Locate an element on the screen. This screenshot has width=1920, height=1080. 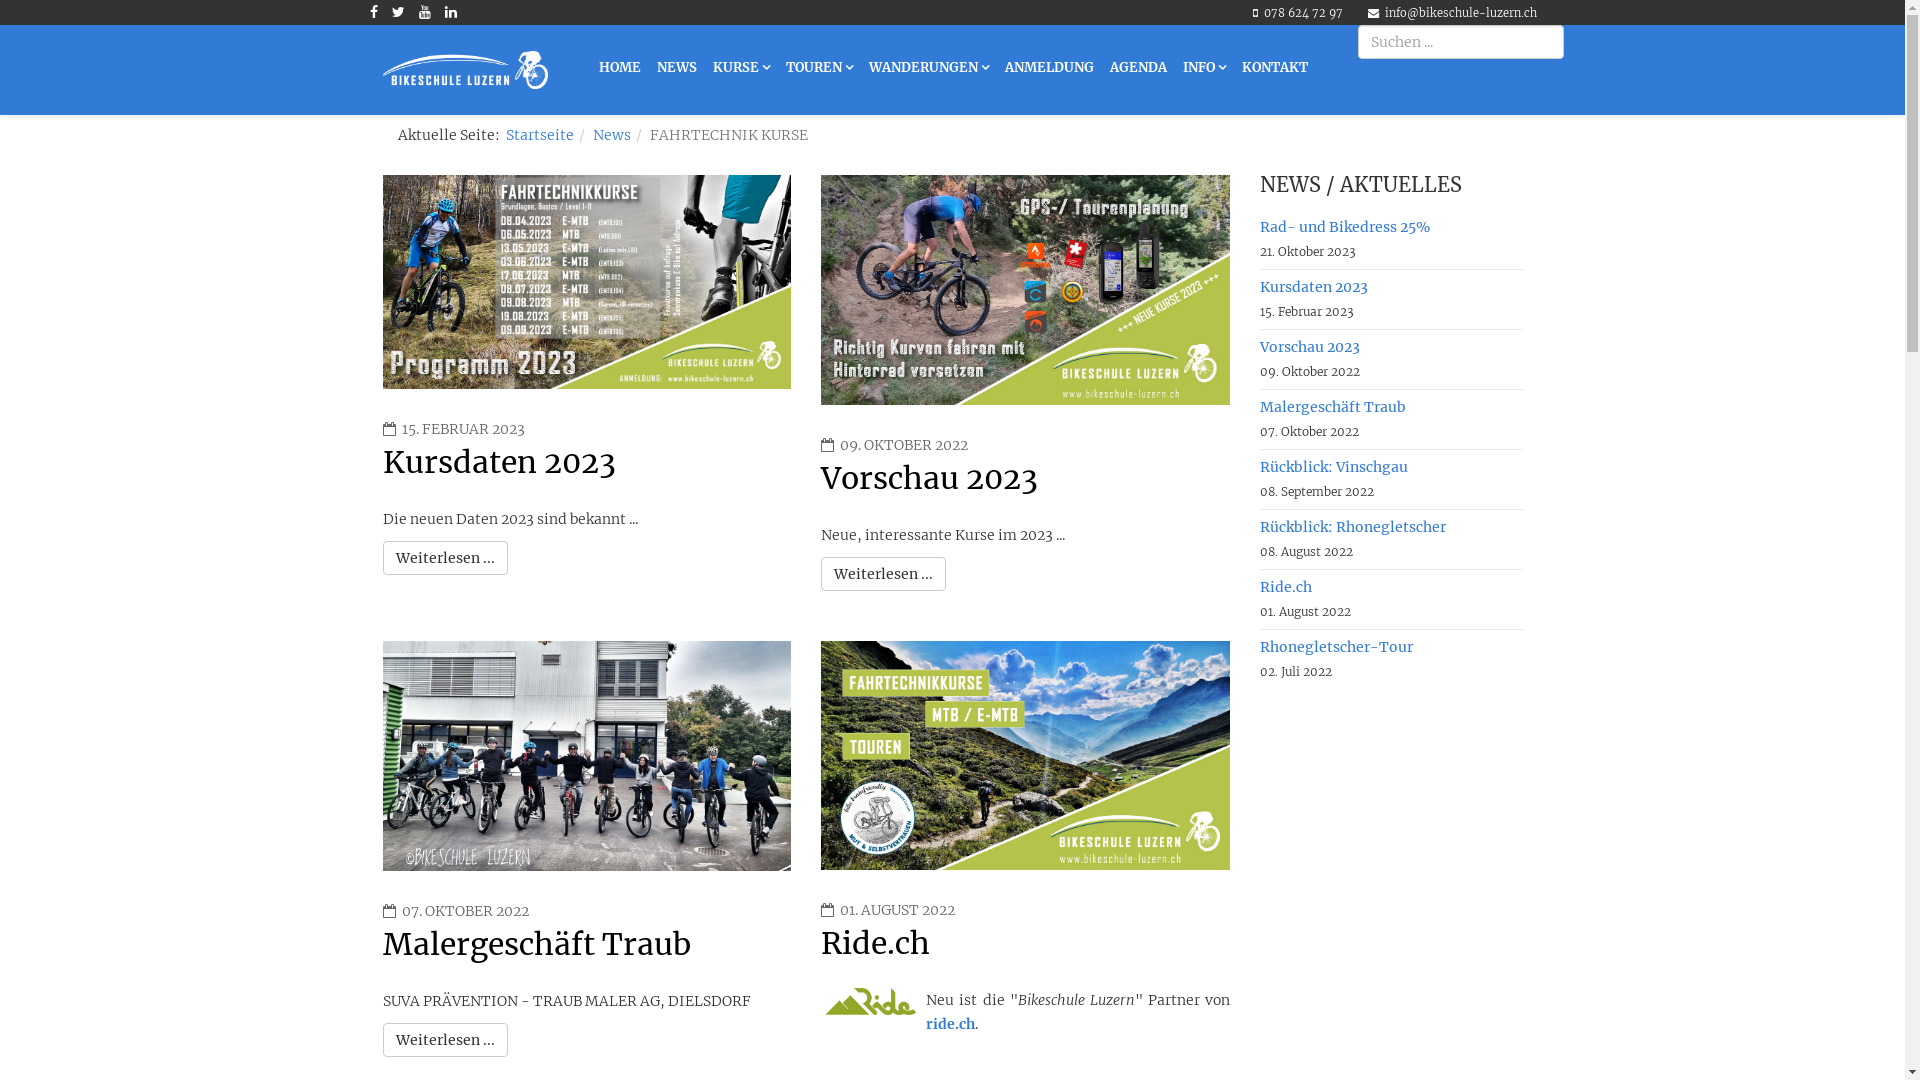
'ANMELDUNG' is located at coordinates (1047, 67).